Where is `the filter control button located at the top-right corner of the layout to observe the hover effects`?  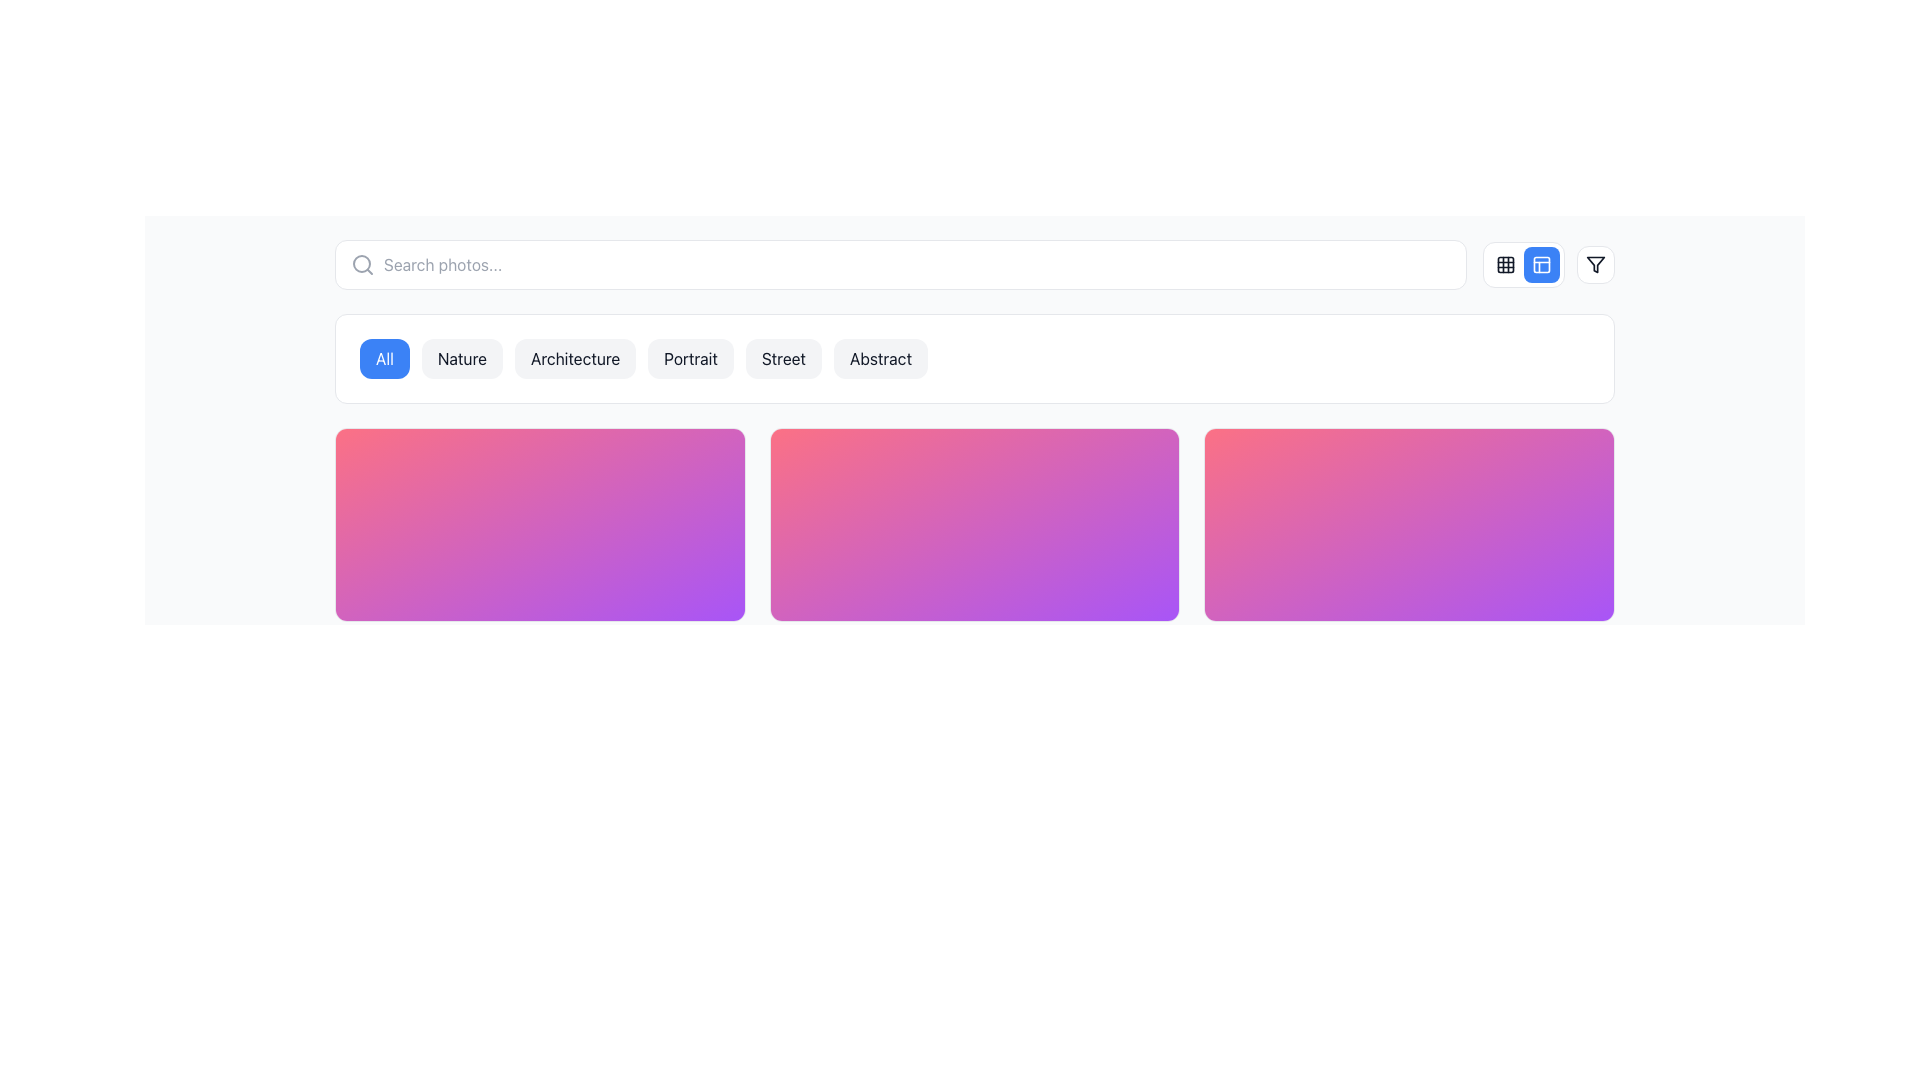 the filter control button located at the top-right corner of the layout to observe the hover effects is located at coordinates (1595, 264).